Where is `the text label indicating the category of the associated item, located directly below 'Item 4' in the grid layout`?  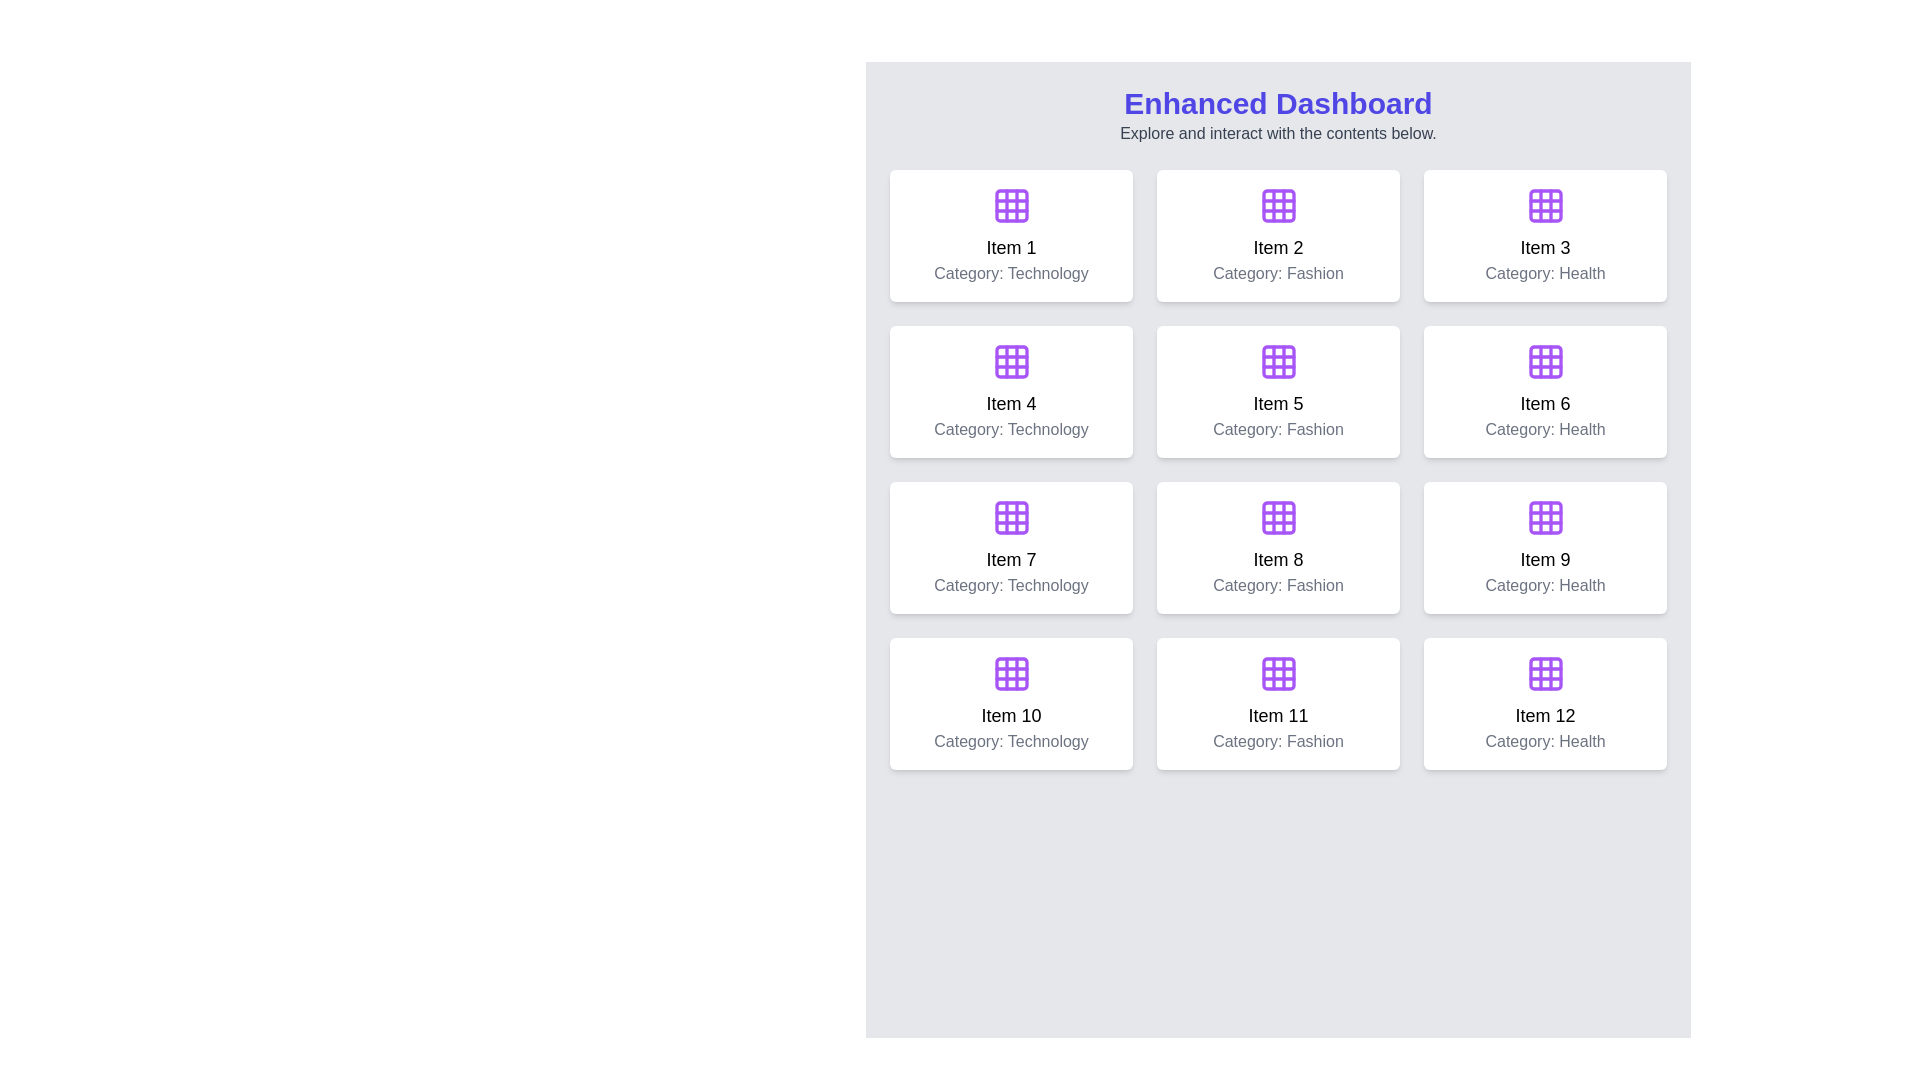
the text label indicating the category of the associated item, located directly below 'Item 4' in the grid layout is located at coordinates (1011, 428).